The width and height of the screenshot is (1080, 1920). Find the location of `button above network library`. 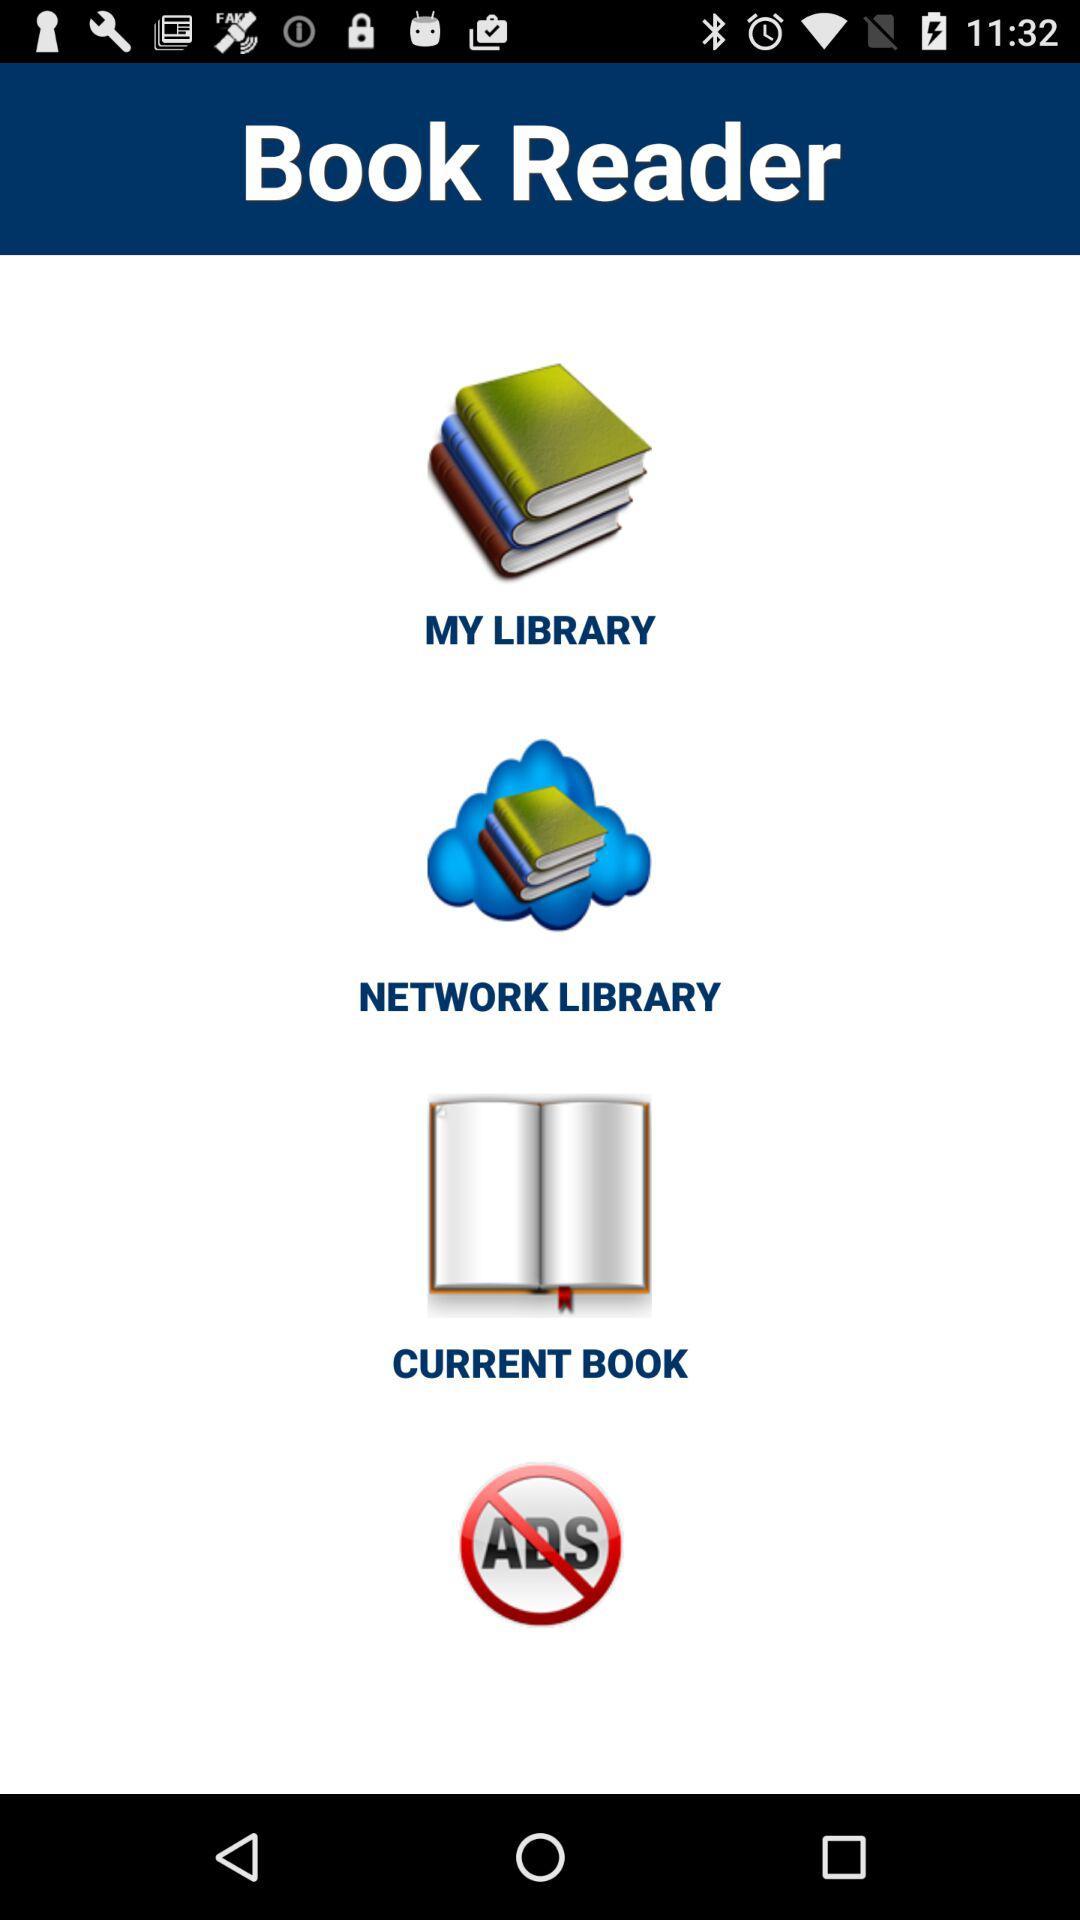

button above network library is located at coordinates (540, 517).